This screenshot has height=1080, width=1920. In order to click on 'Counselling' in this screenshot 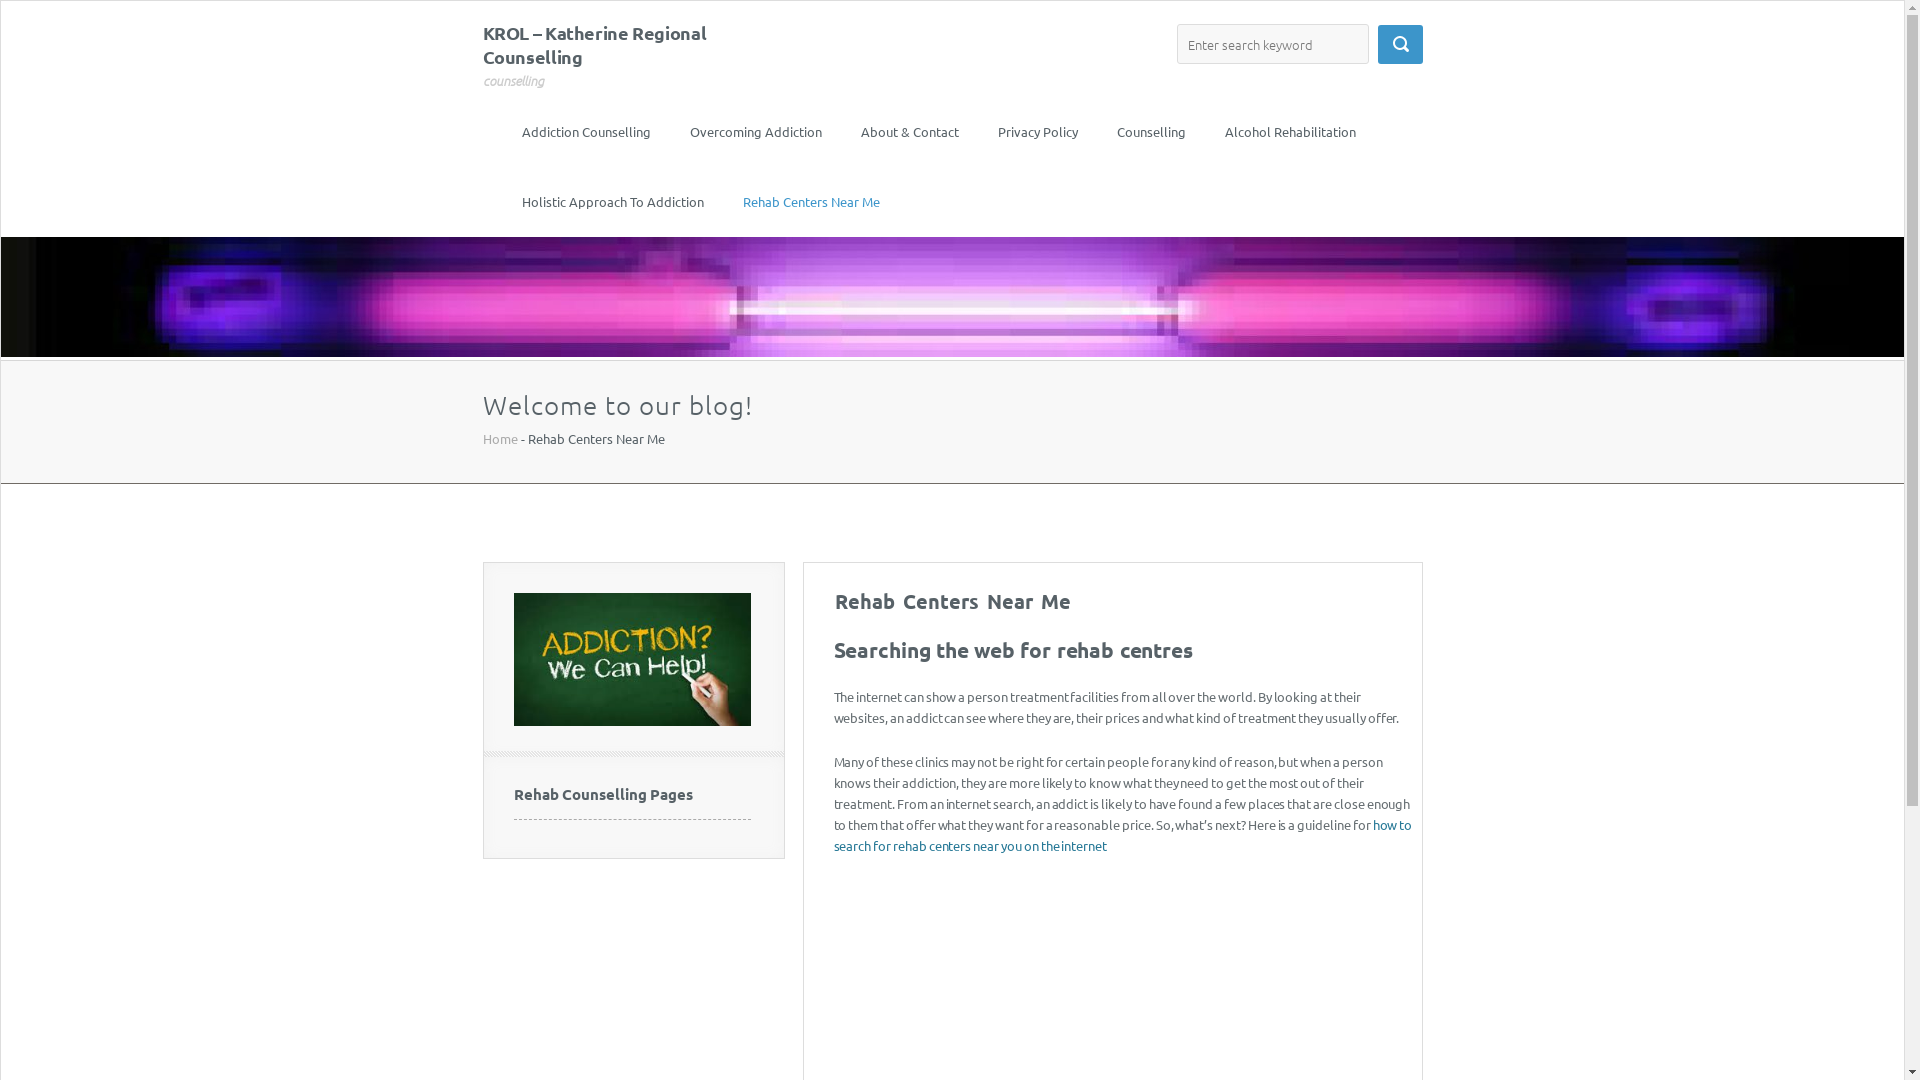, I will do `click(1150, 131)`.